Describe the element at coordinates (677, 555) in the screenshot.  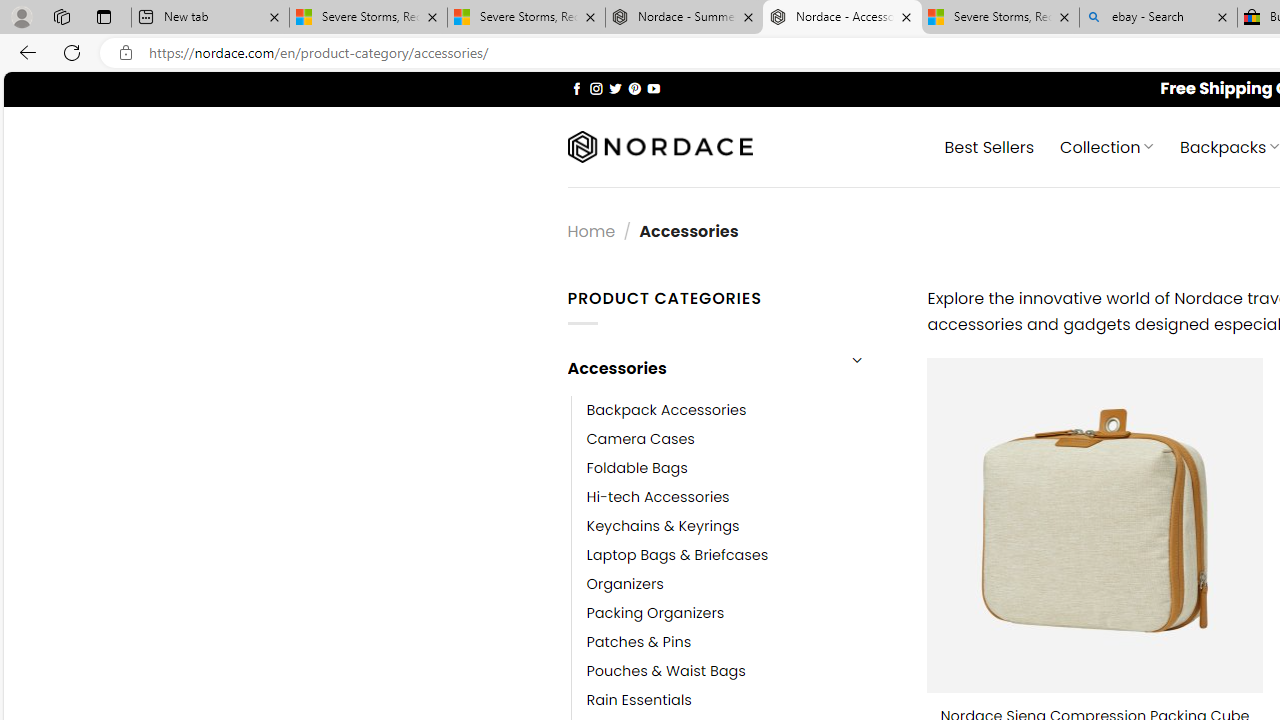
I see `'Laptop Bags & Briefcases'` at that location.